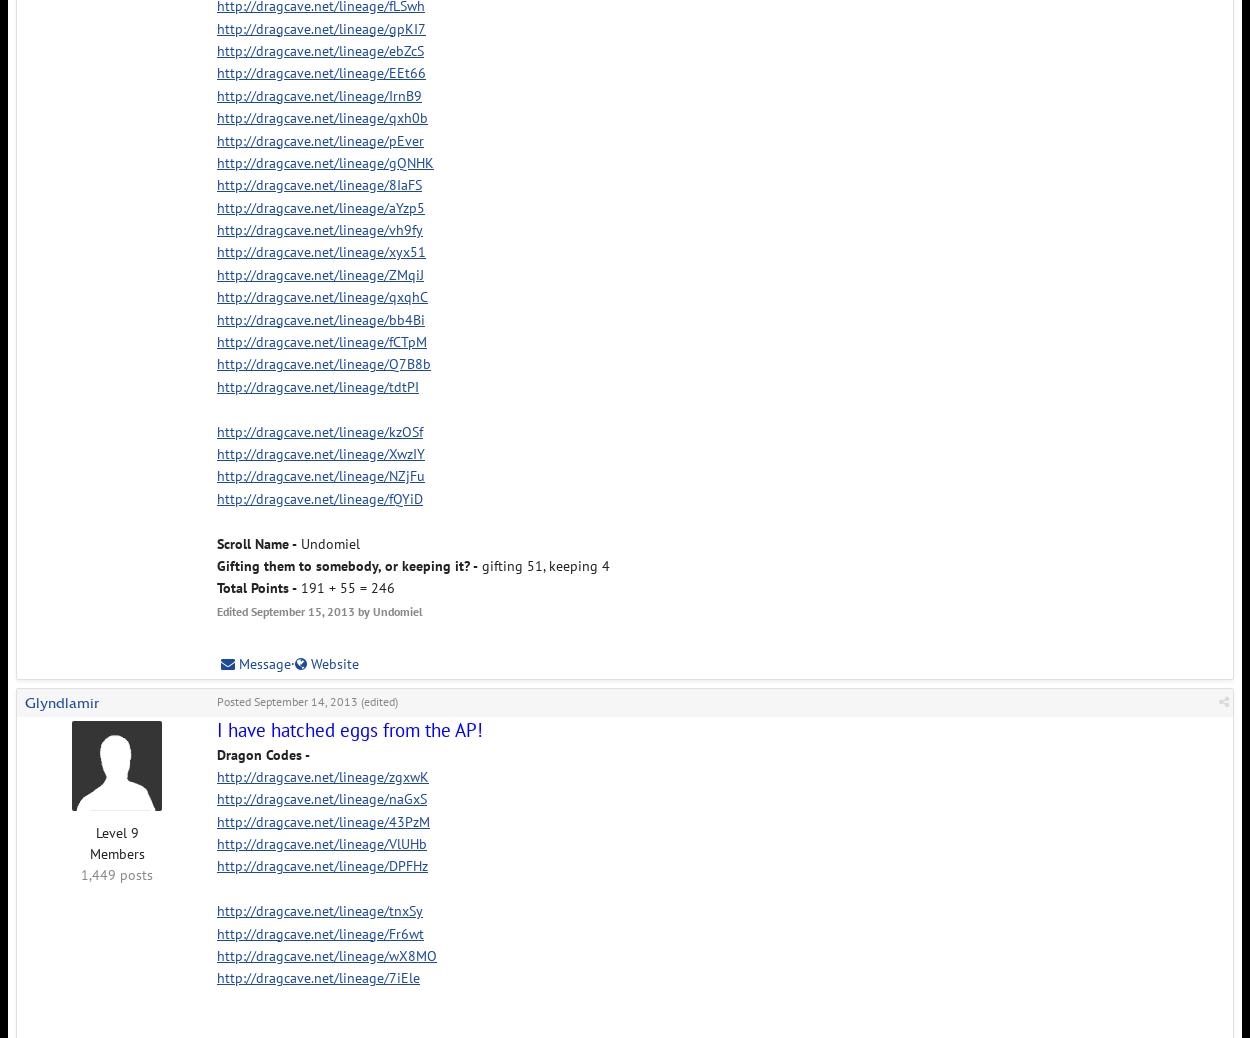  What do you see at coordinates (116, 875) in the screenshot?
I see `'1,449 posts'` at bounding box center [116, 875].